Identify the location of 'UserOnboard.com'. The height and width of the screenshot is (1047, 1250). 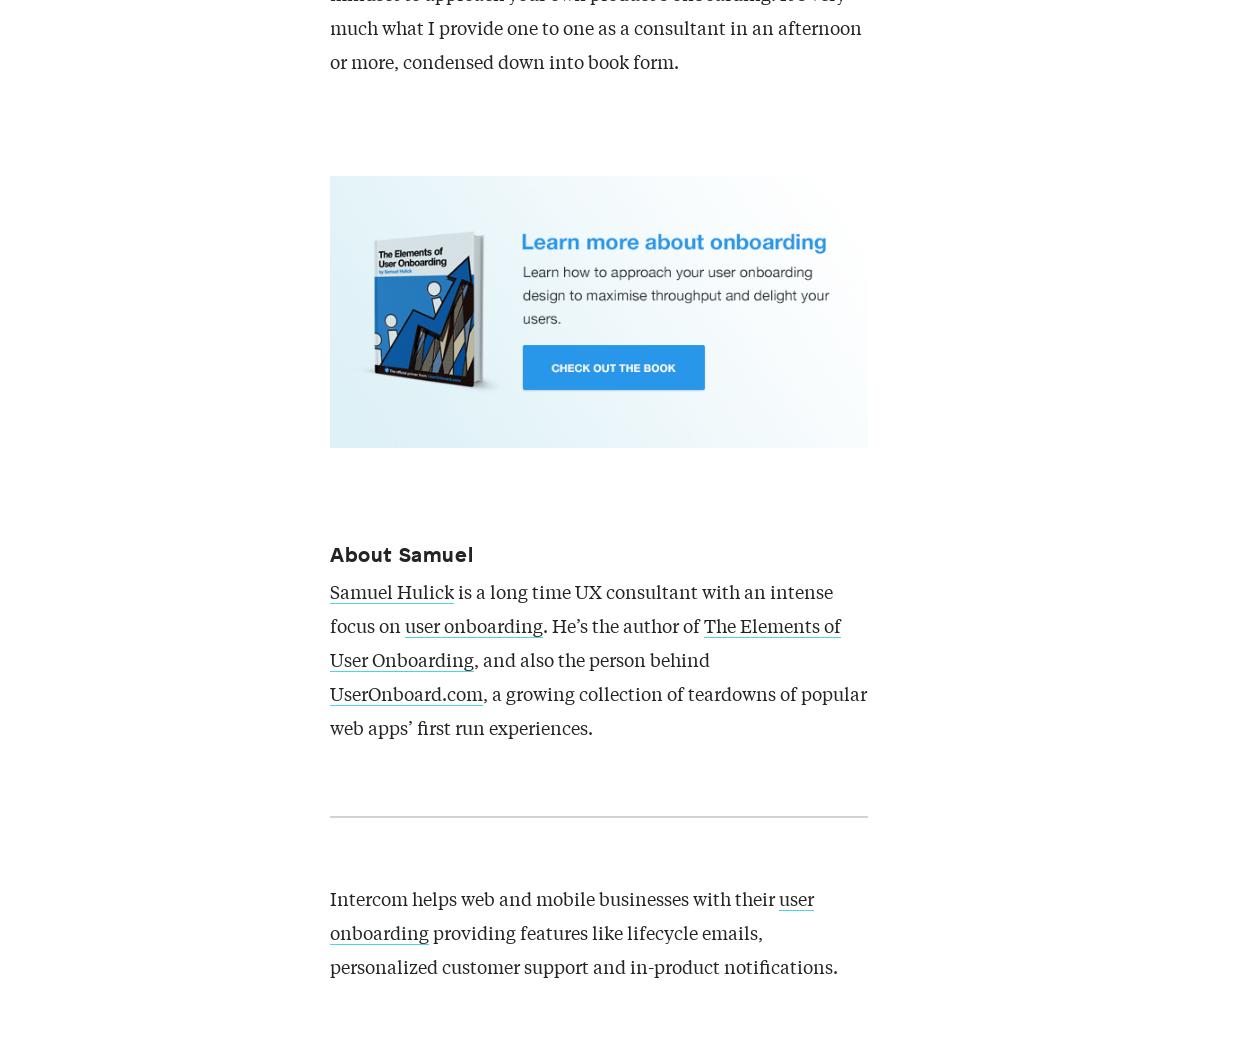
(406, 695).